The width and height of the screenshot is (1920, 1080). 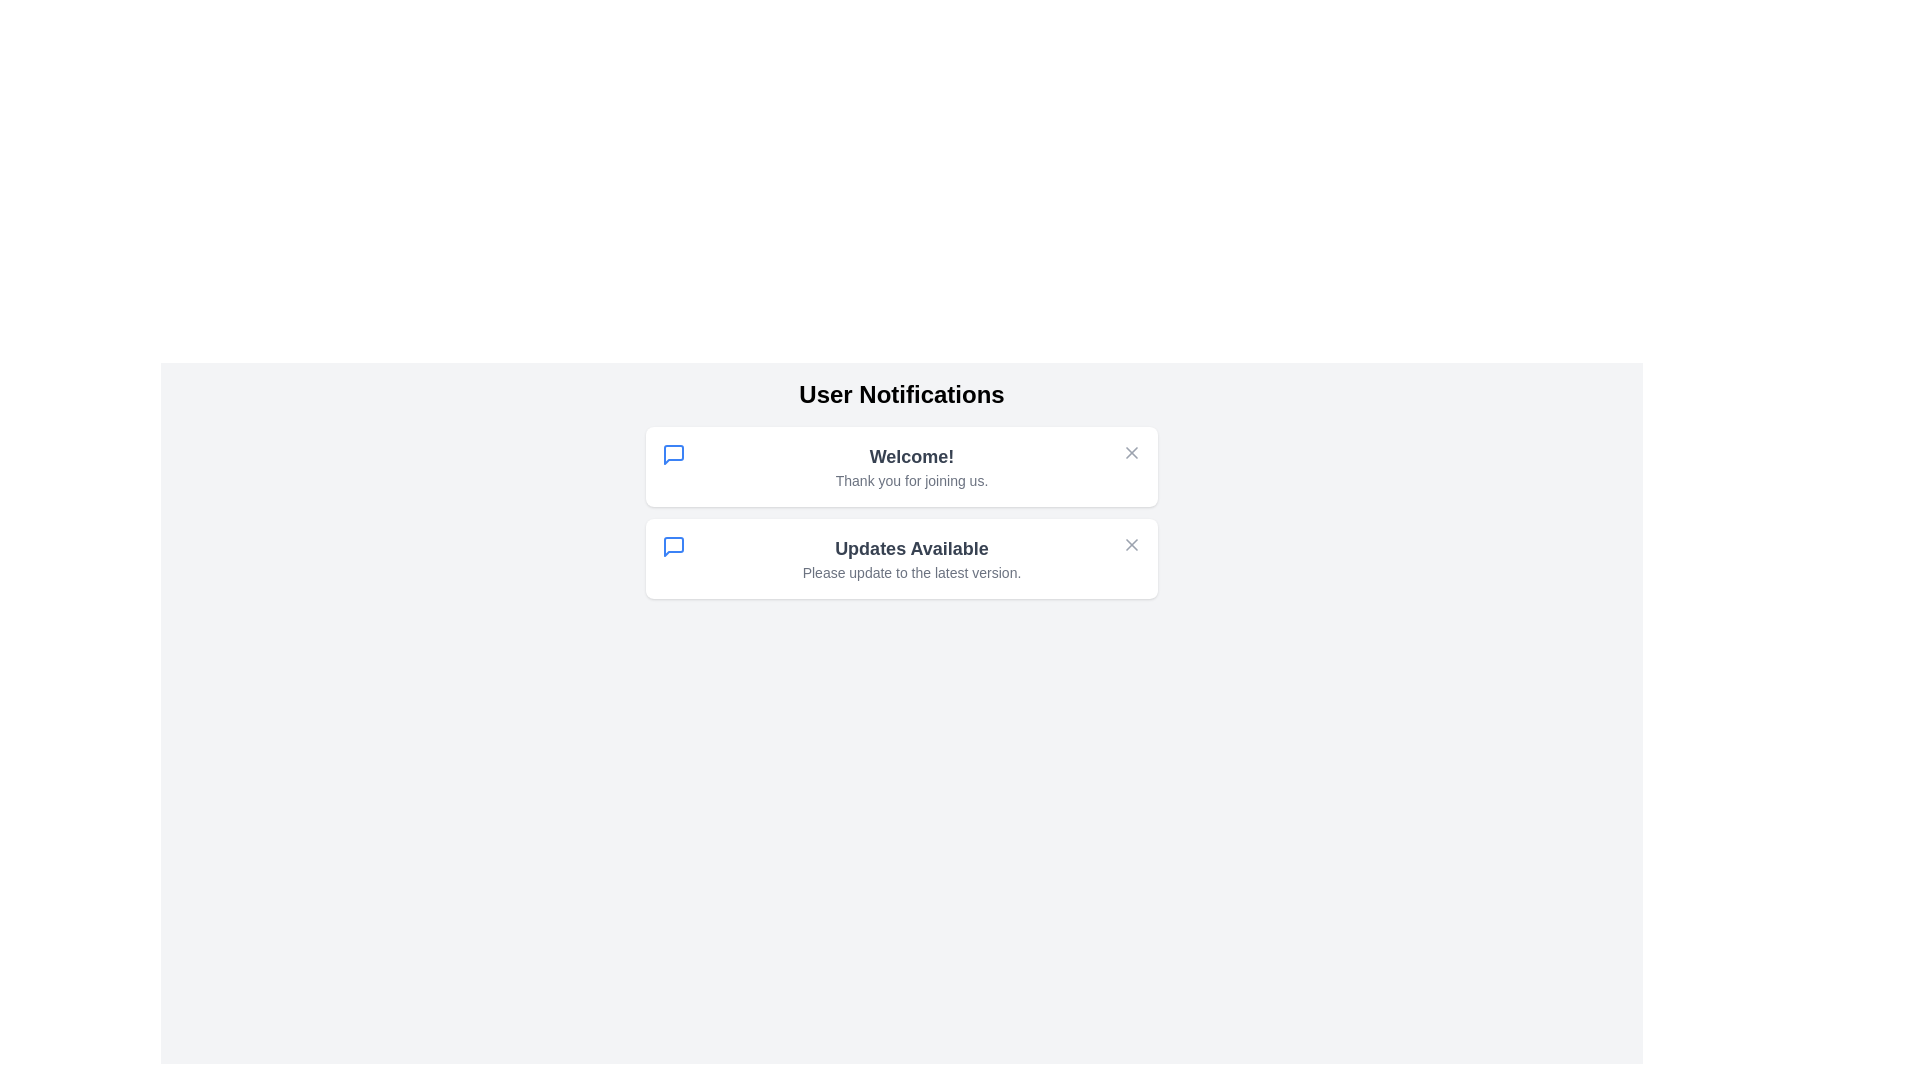 I want to click on the speech bubble icon indicating 'Updates Available', which is the first element within the card, positioned to the left of the text content, so click(x=673, y=547).